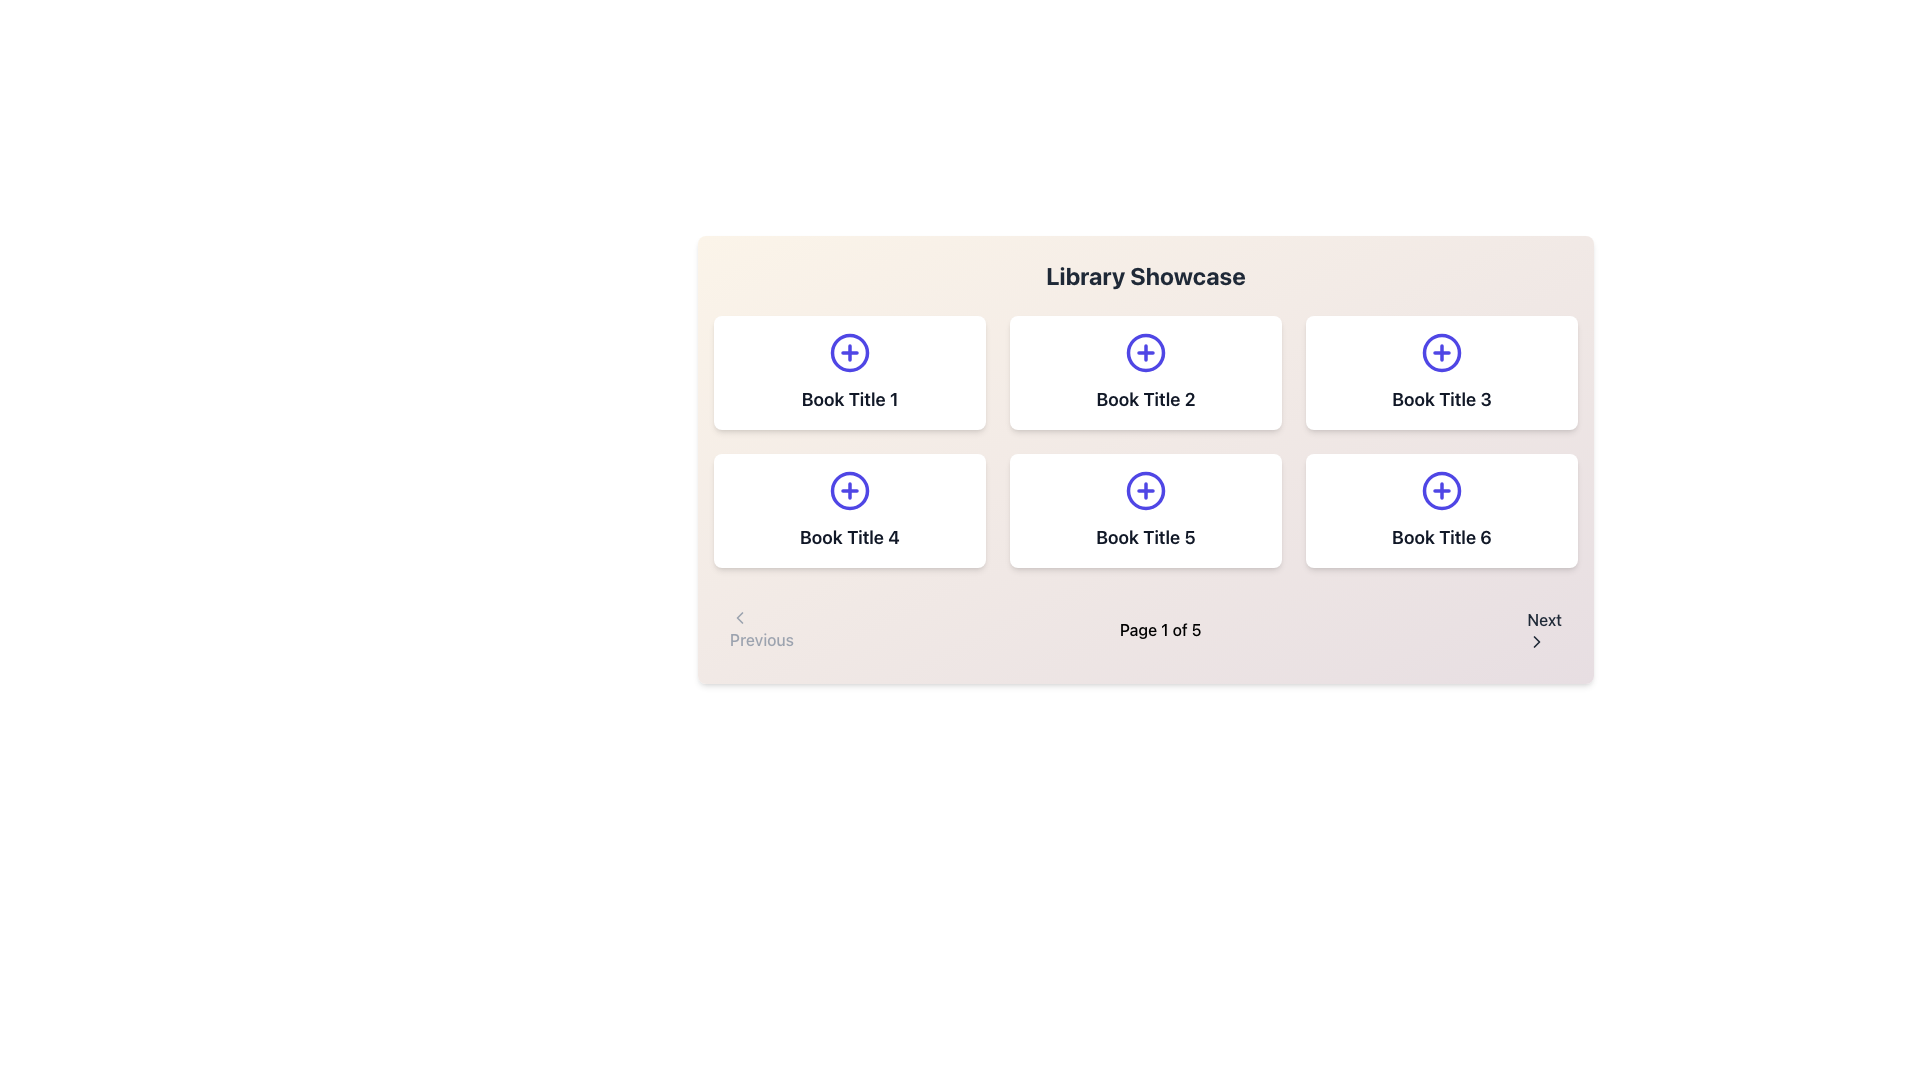 Image resolution: width=1920 pixels, height=1080 pixels. What do you see at coordinates (1536, 641) in the screenshot?
I see `the Right Chevron icon in the pagination controls` at bounding box center [1536, 641].